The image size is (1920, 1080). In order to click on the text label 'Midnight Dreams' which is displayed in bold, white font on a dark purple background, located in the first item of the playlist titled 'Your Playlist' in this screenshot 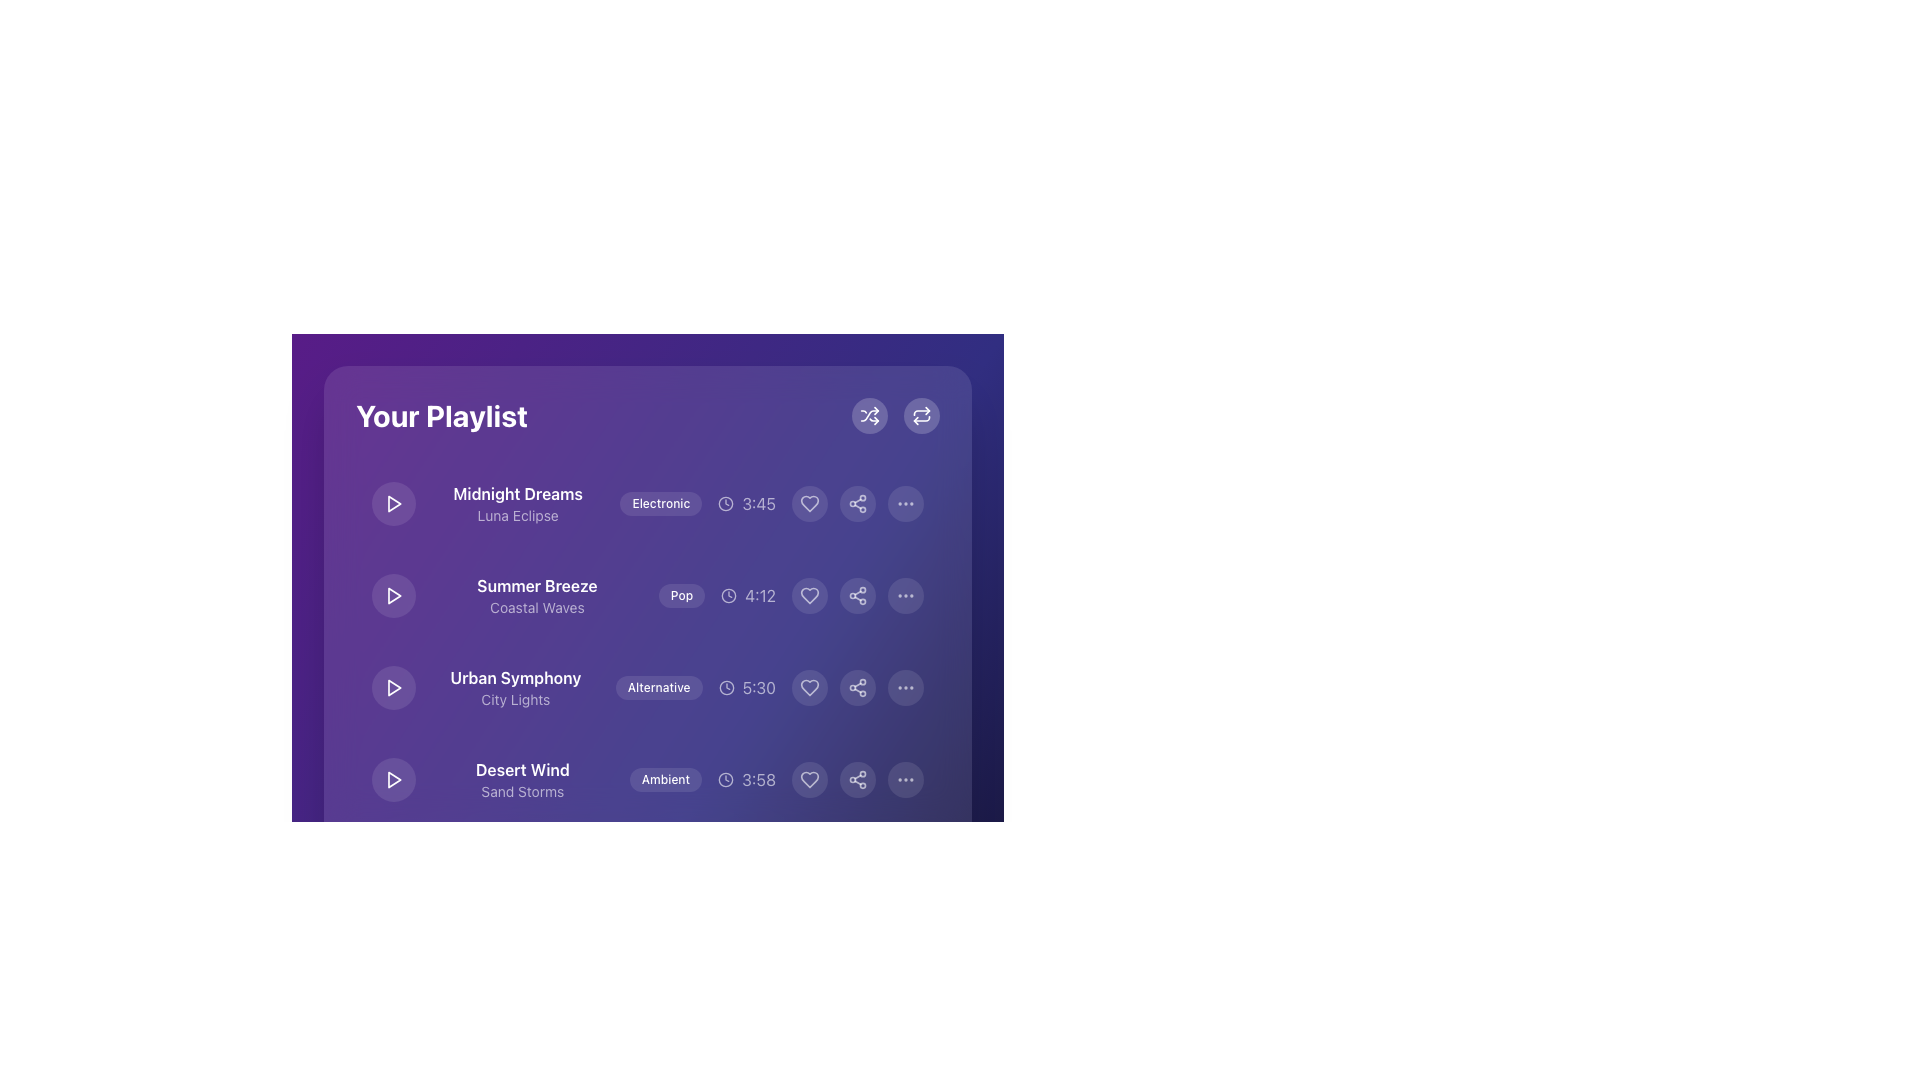, I will do `click(518, 493)`.